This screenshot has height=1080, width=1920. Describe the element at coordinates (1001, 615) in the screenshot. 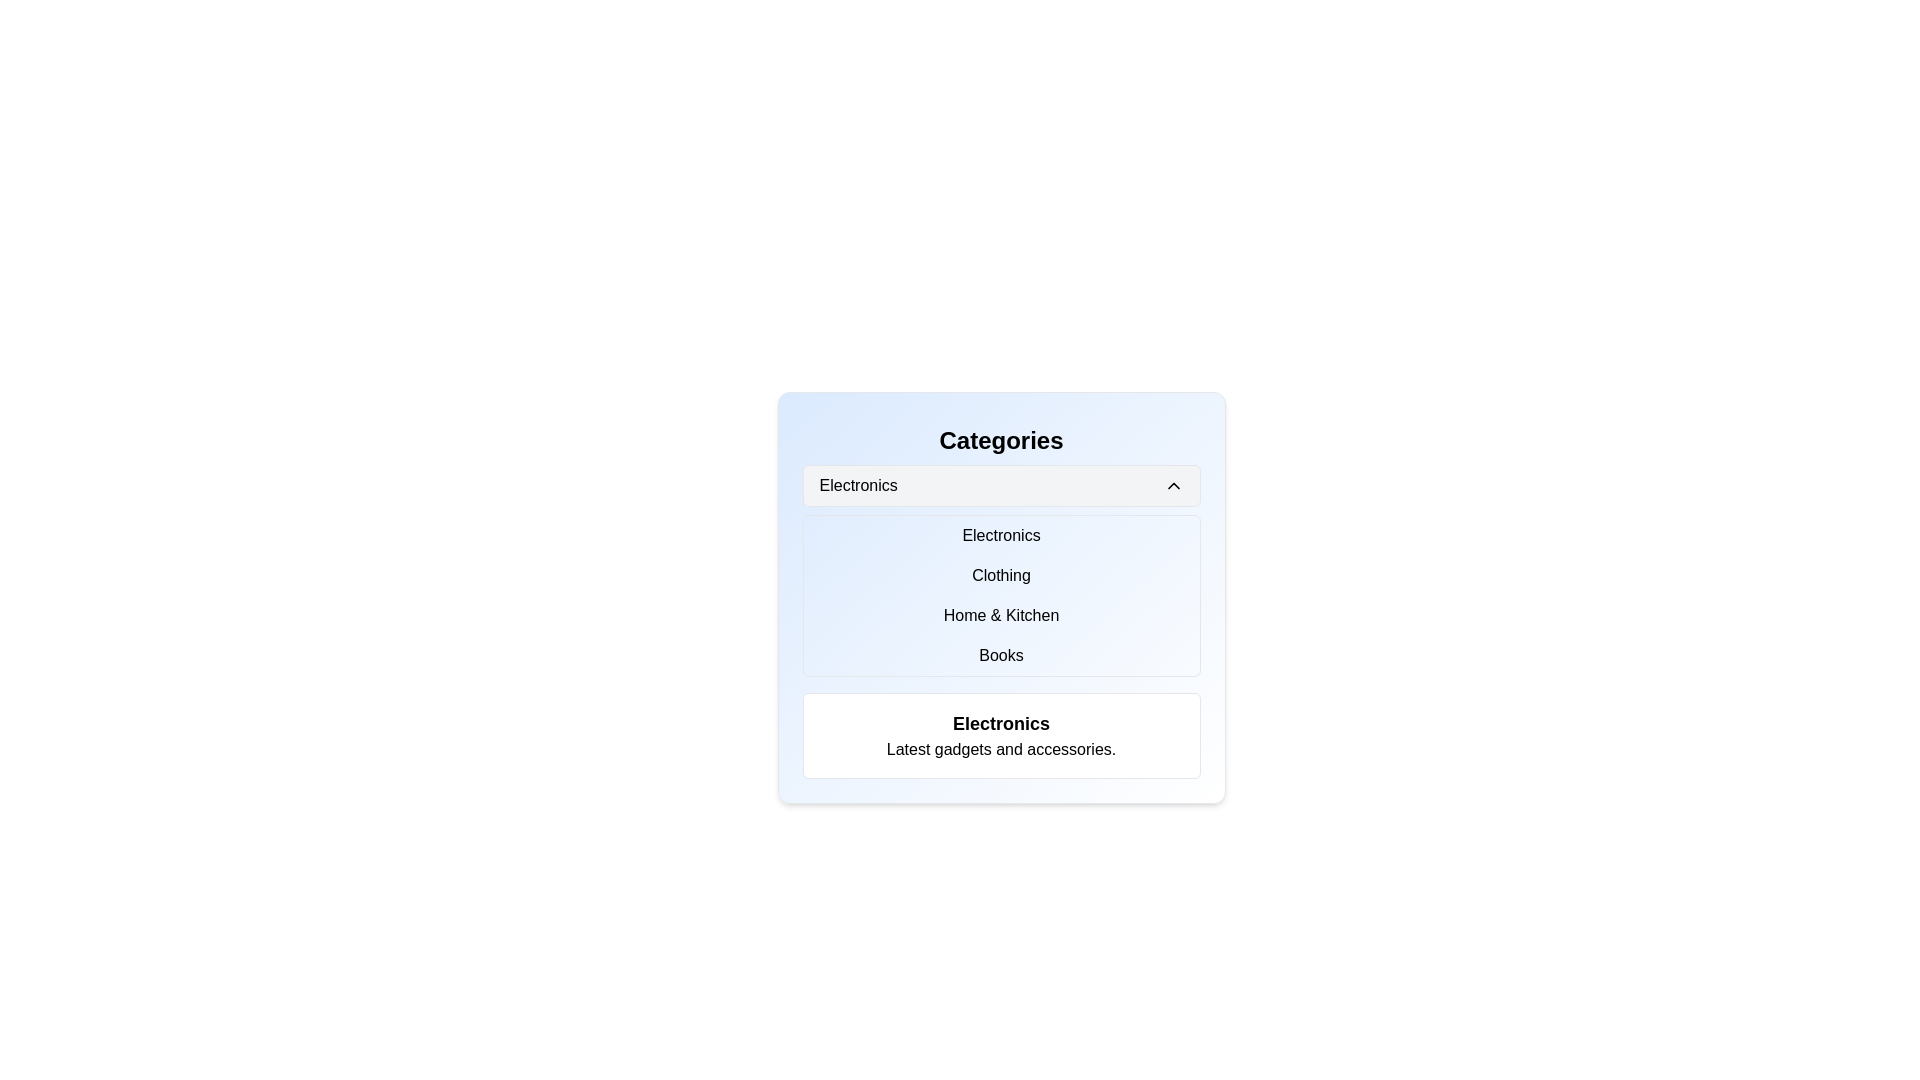

I see `the 'Home & Kitchen' category selection button, which is the third button in a vertical list of four buttons, located below the 'Clothing' button and above the 'Books' button` at that location.